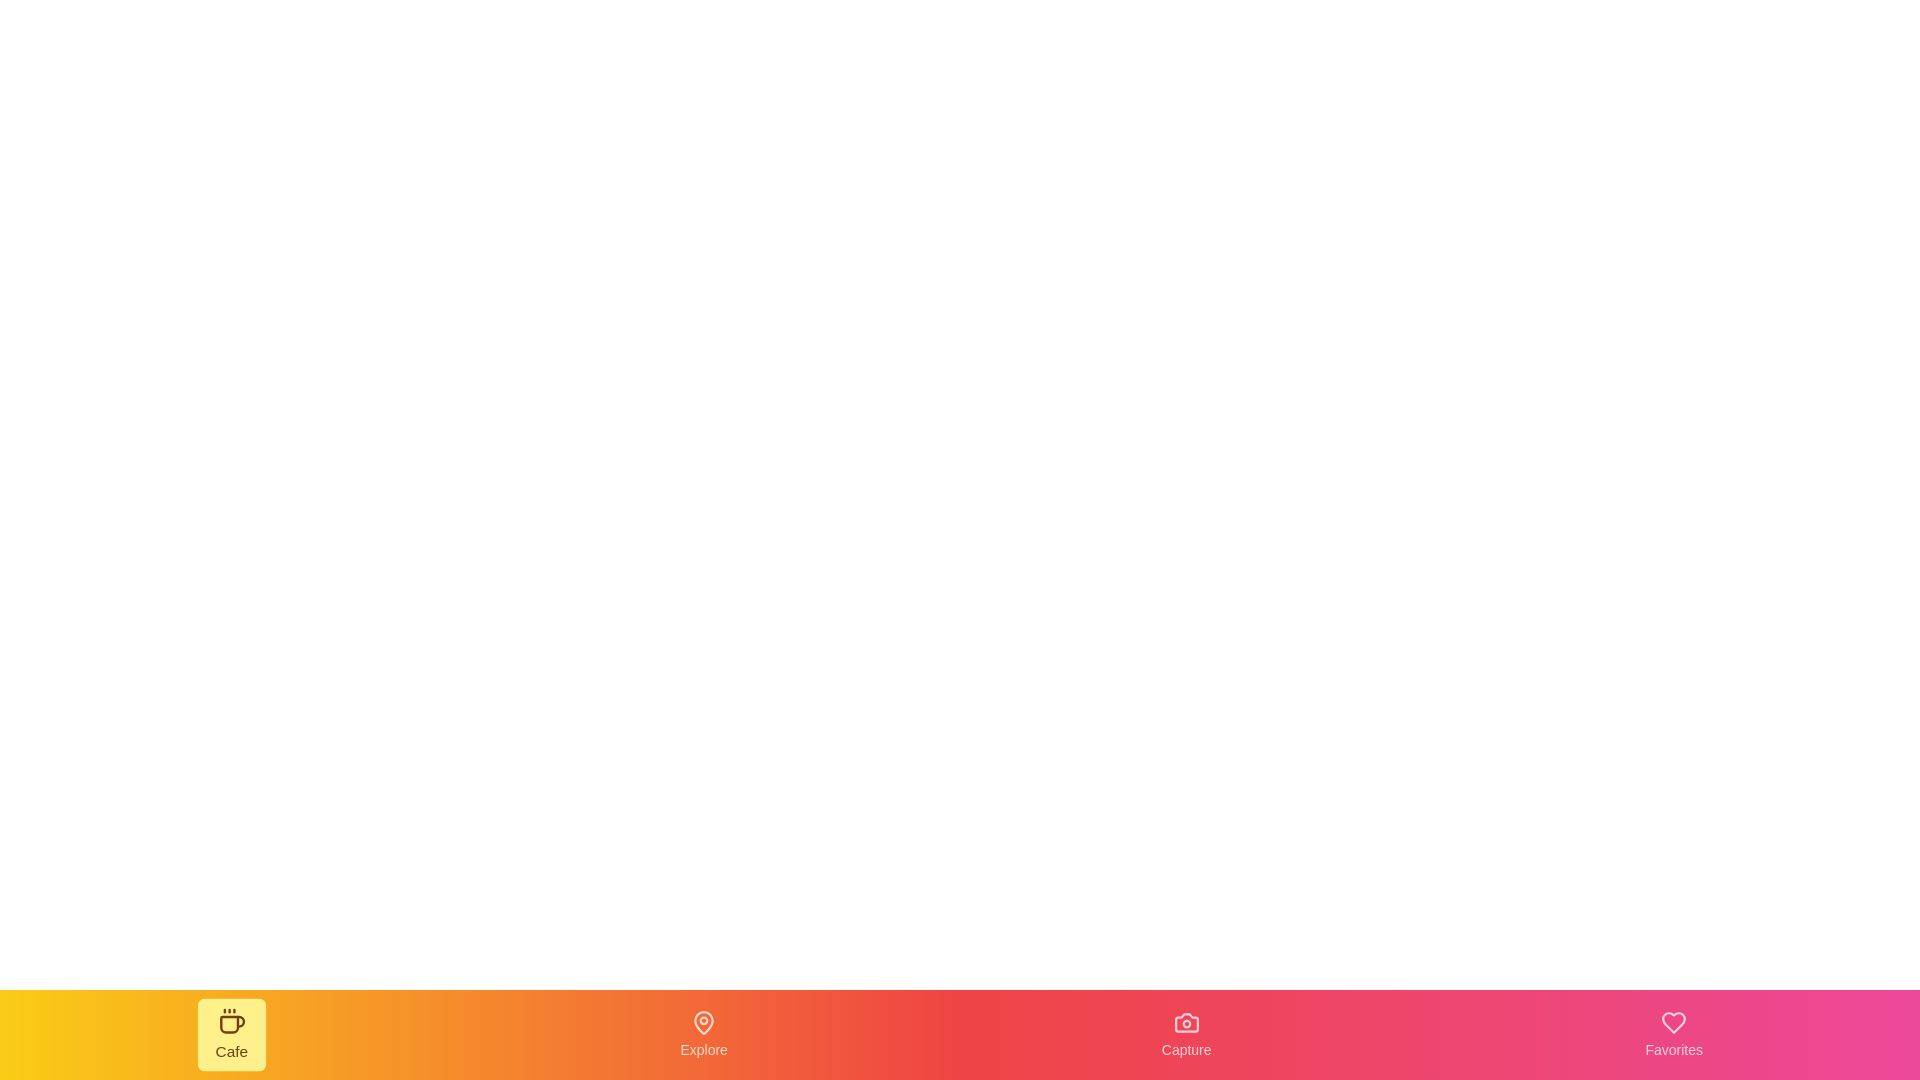 This screenshot has height=1080, width=1920. I want to click on the navigation item labeled Favorites, so click(1674, 1034).